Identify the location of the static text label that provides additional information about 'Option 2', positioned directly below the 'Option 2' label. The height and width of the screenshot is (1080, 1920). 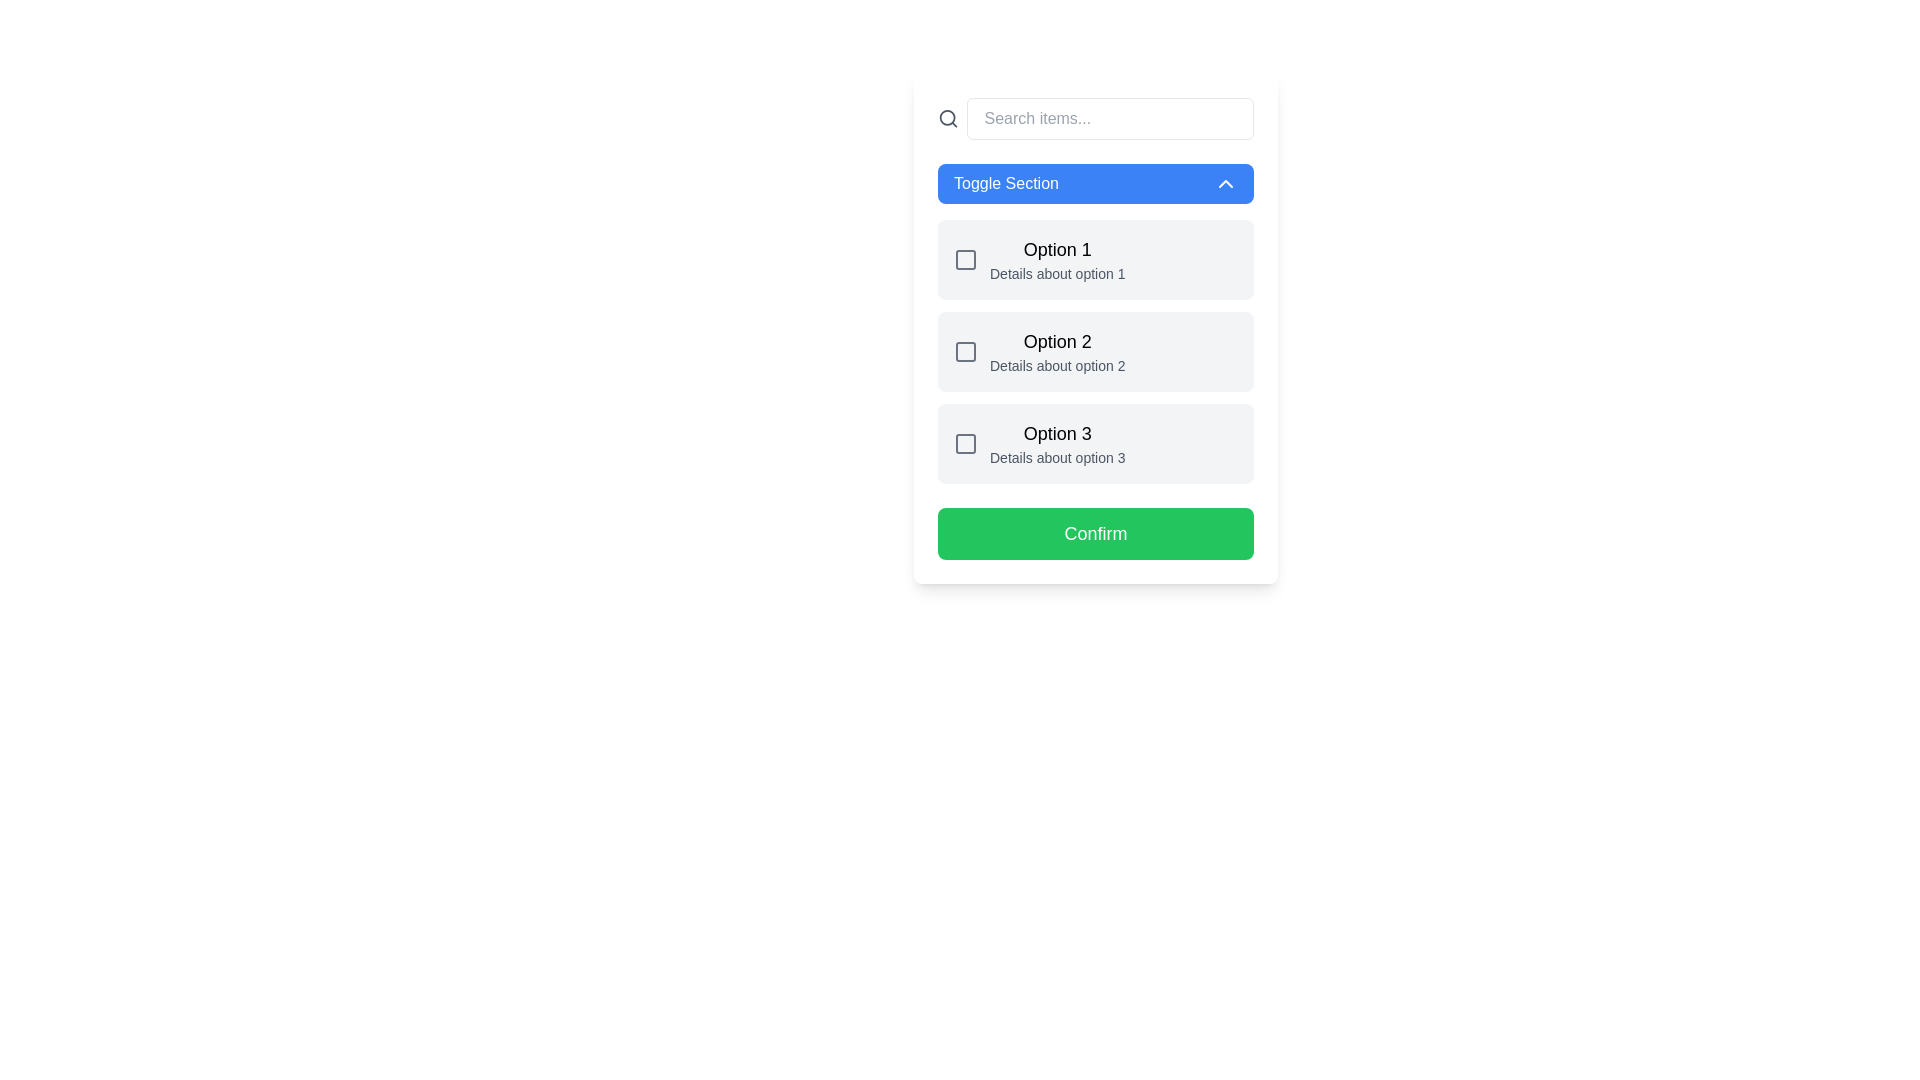
(1056, 366).